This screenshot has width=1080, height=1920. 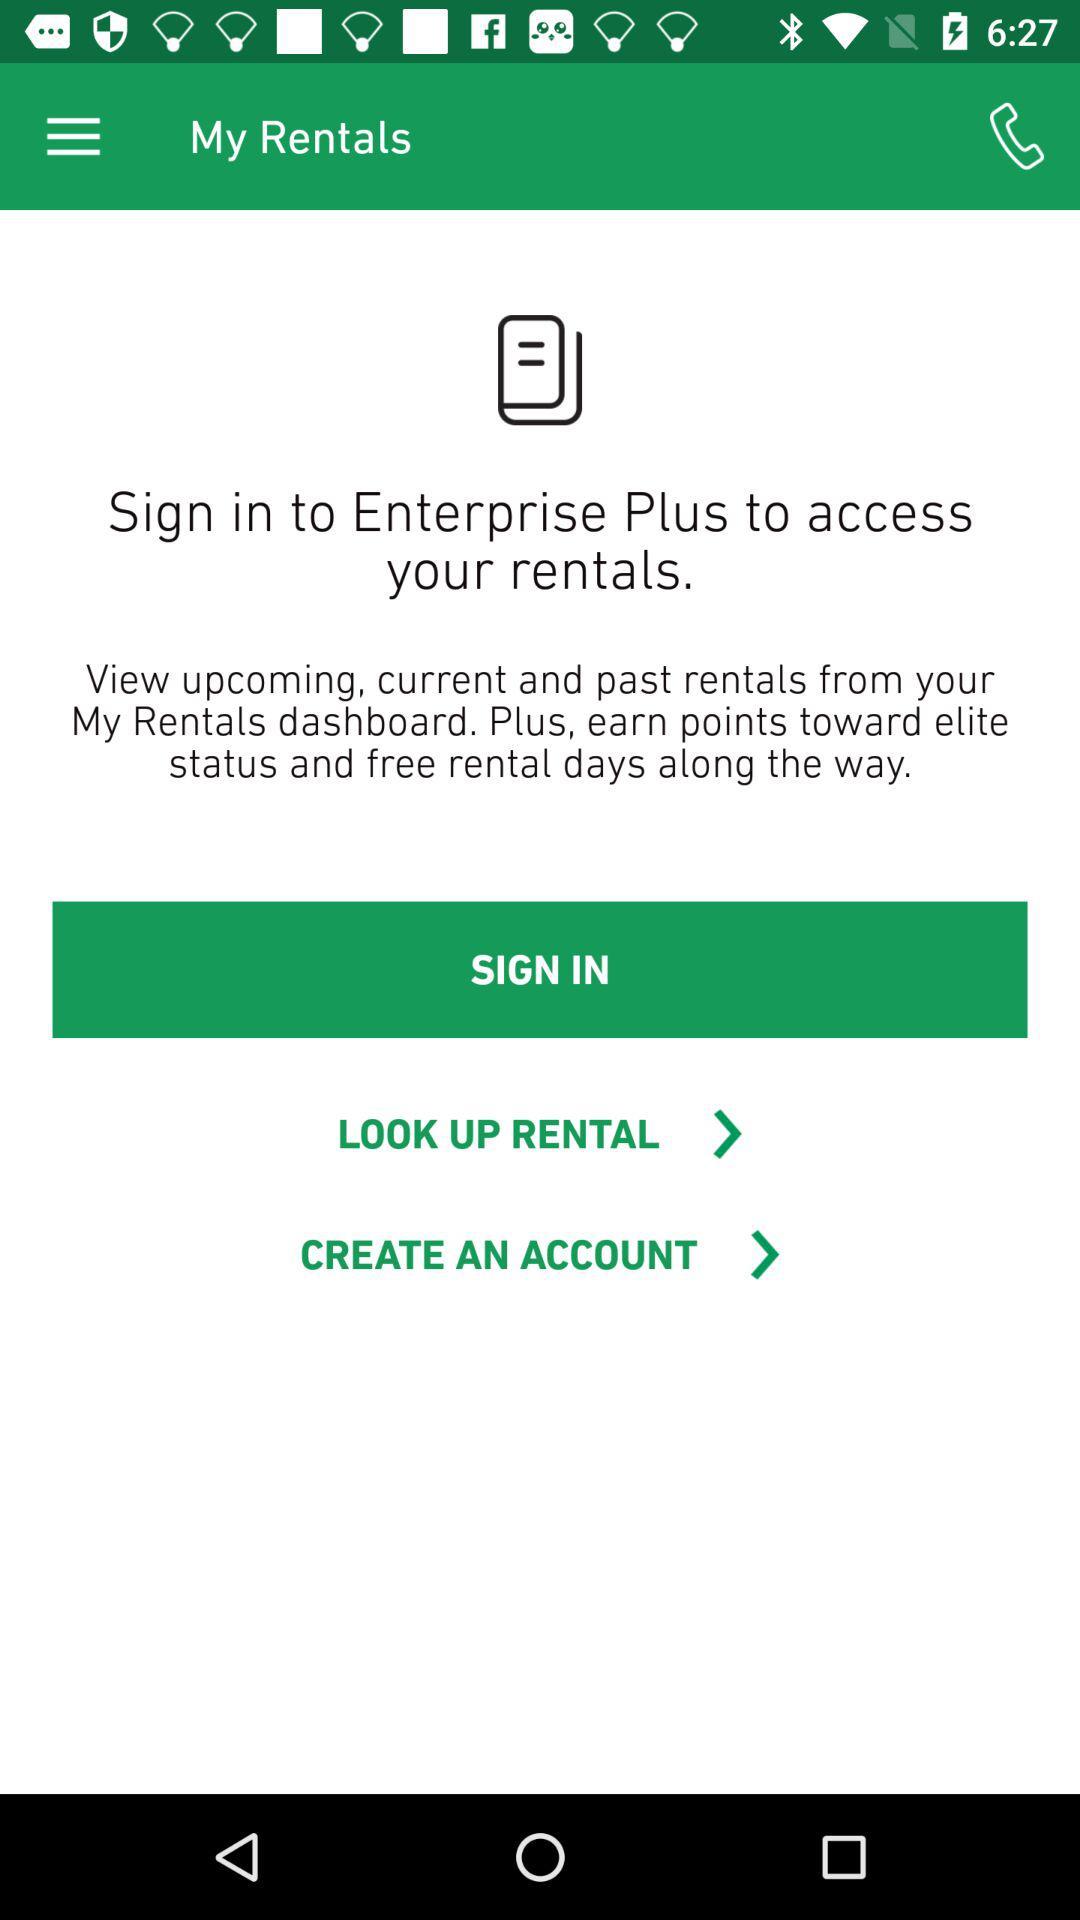 I want to click on icon next to my rentals item, so click(x=1017, y=135).